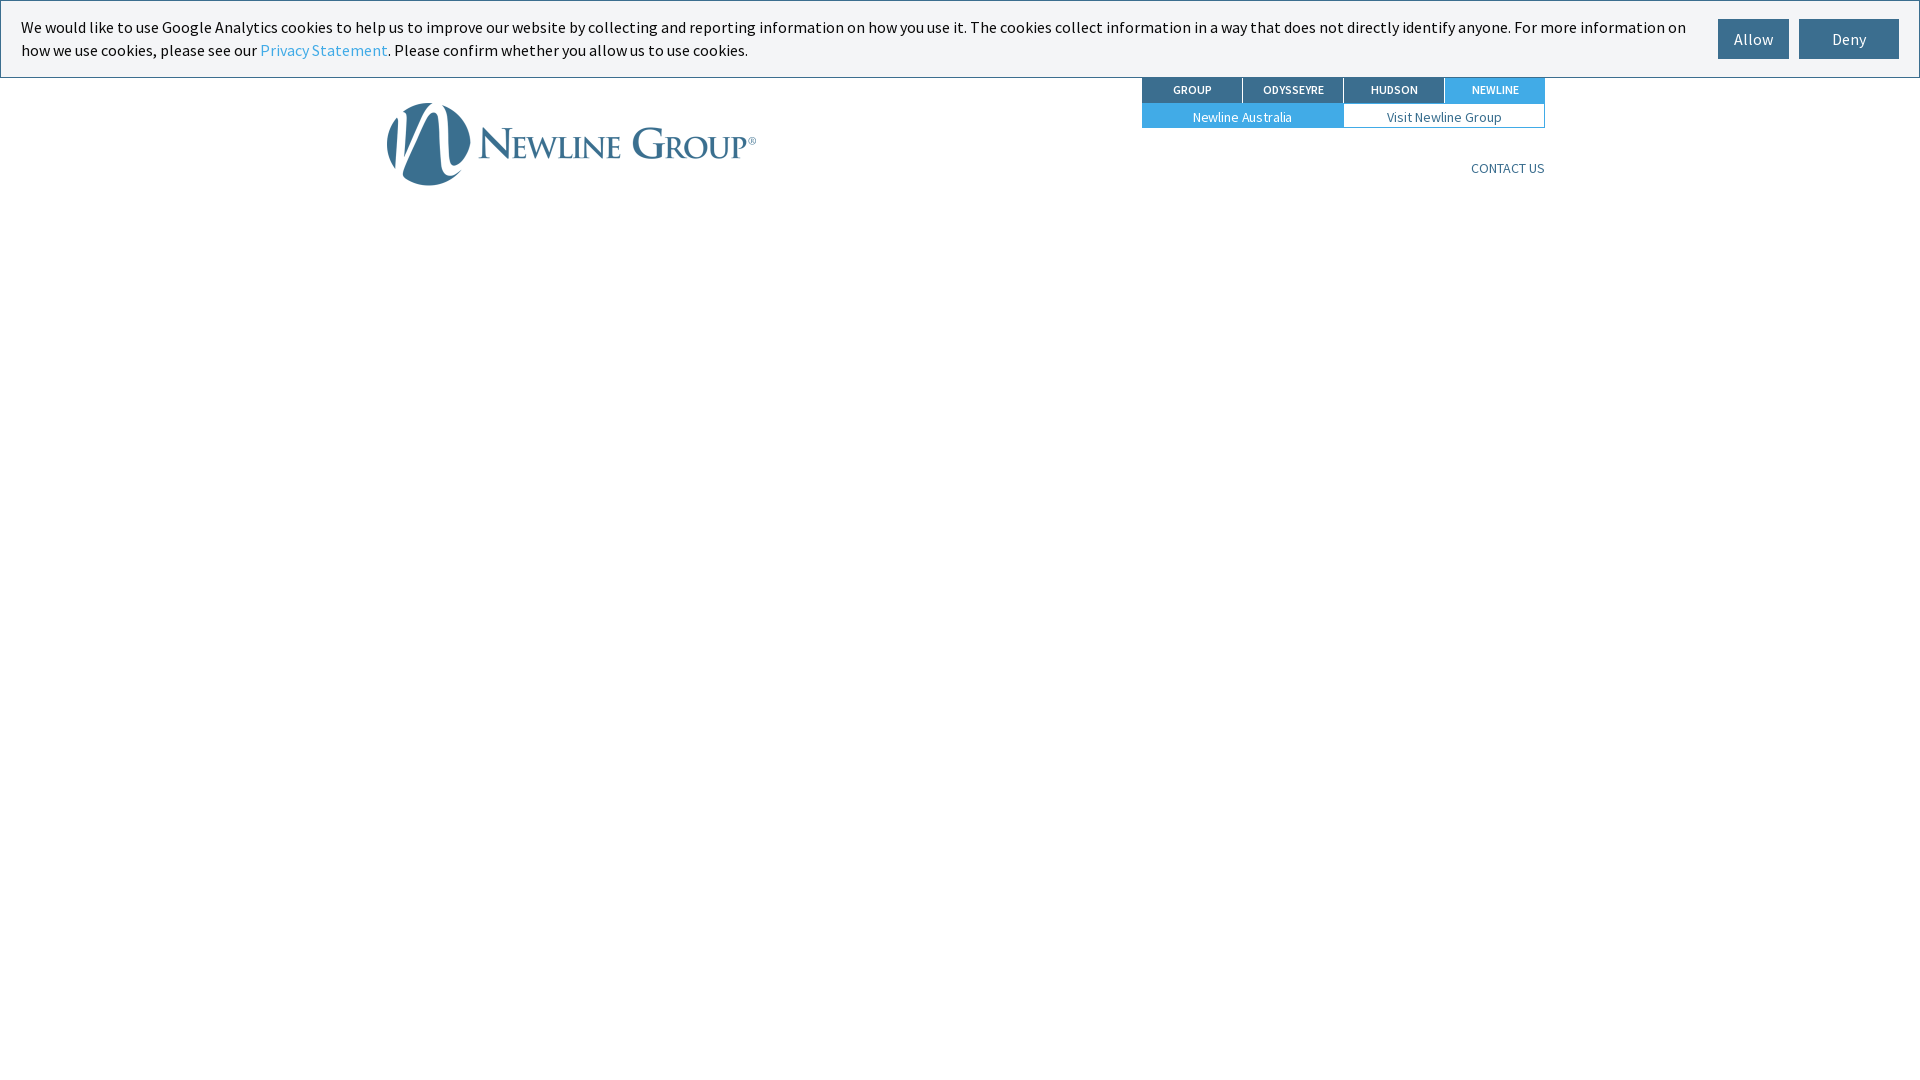  What do you see at coordinates (258, 49) in the screenshot?
I see `'Privacy Statement'` at bounding box center [258, 49].